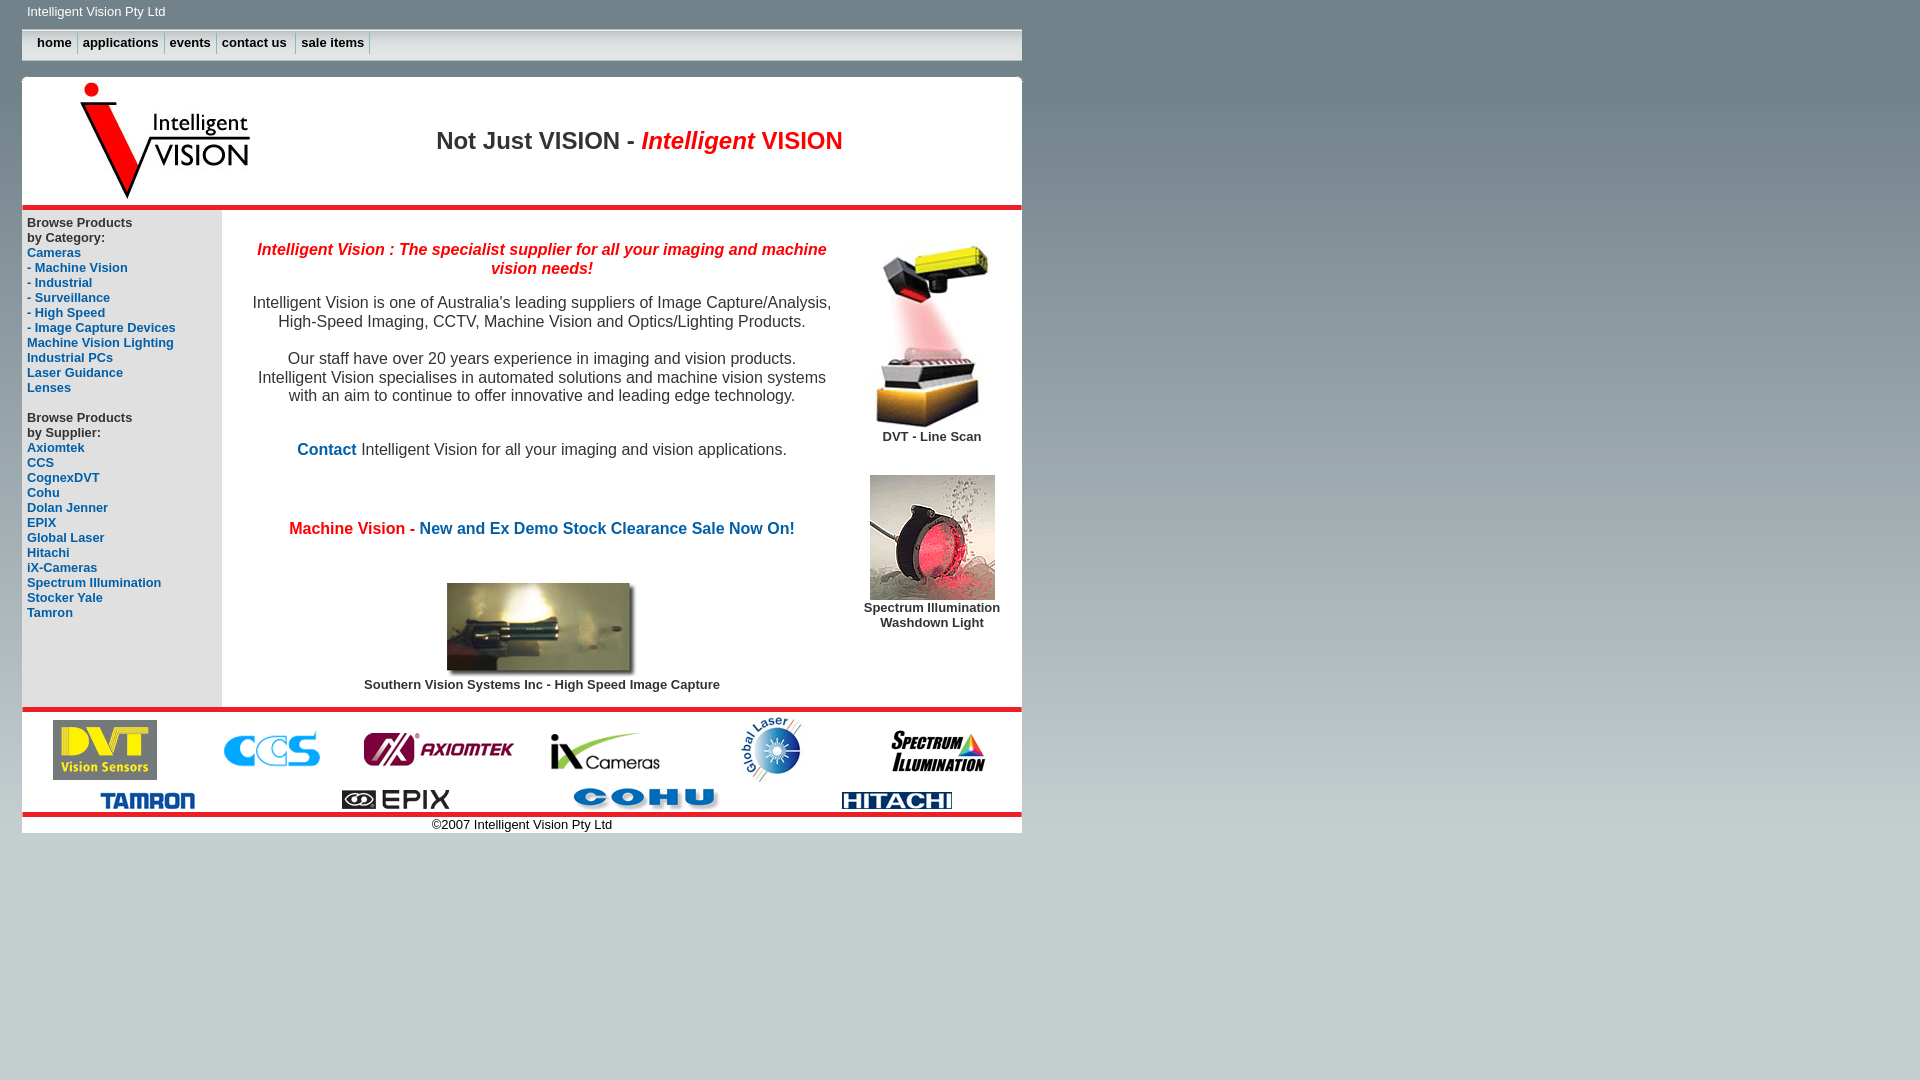  What do you see at coordinates (48, 387) in the screenshot?
I see `'Lenses'` at bounding box center [48, 387].